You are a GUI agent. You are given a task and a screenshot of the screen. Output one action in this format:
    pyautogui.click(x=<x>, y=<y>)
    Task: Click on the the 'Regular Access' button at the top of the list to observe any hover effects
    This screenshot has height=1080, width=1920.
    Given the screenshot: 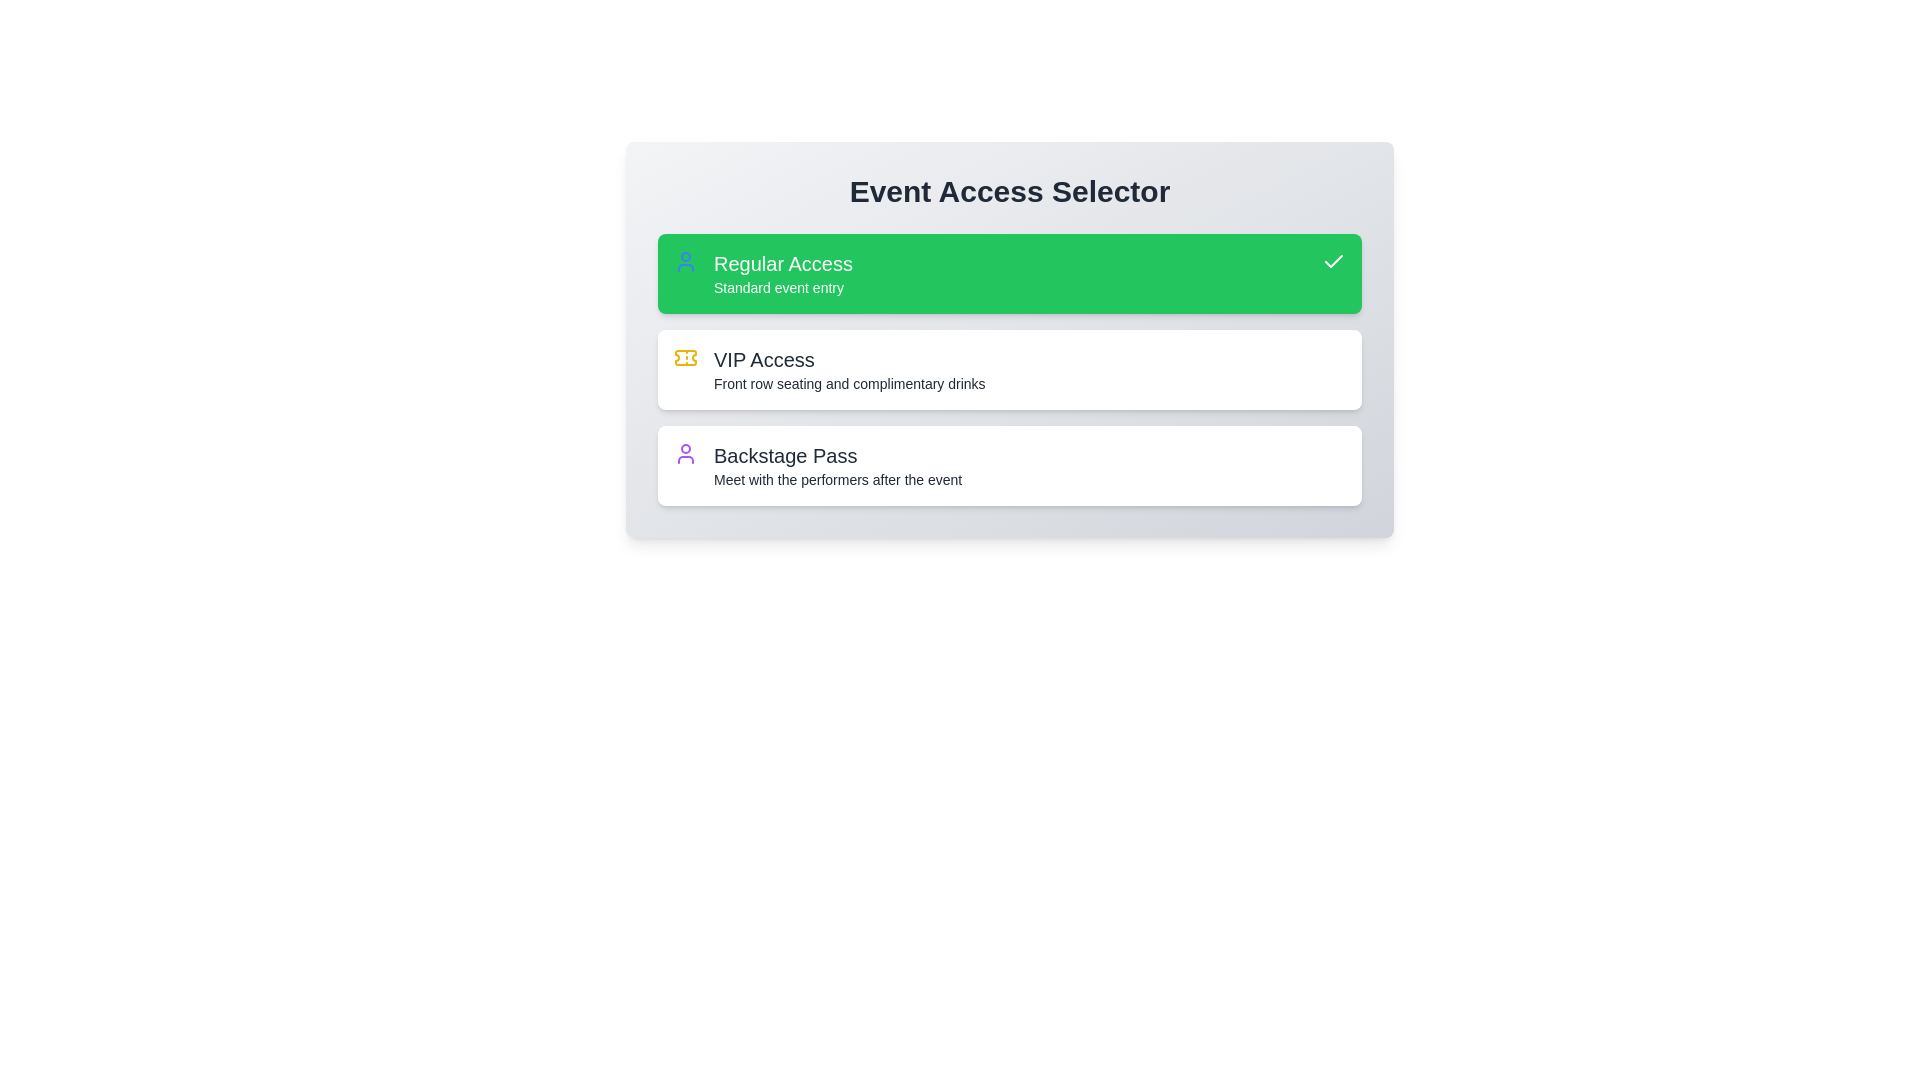 What is the action you would take?
    pyautogui.click(x=1009, y=273)
    